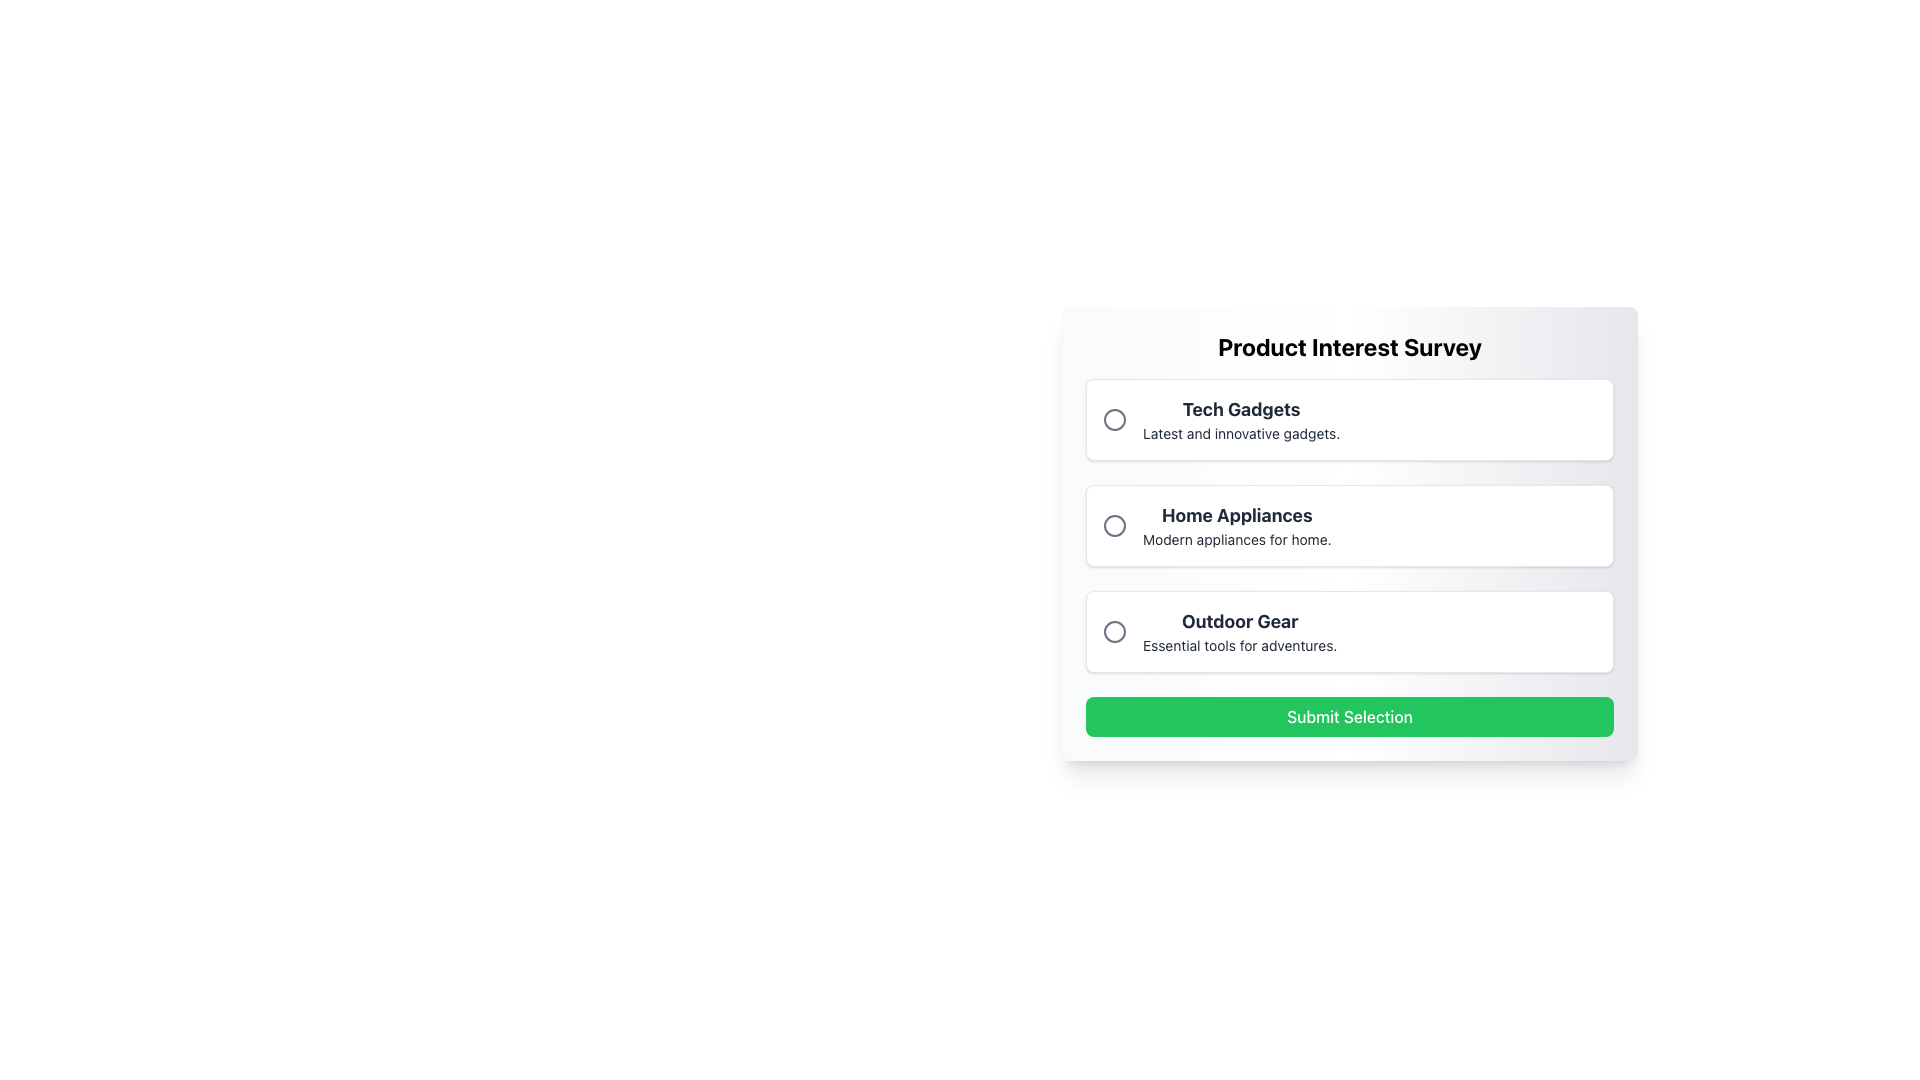  I want to click on the hollow circular radio button to the left of the 'Home Appliances' survey option, so click(1113, 524).